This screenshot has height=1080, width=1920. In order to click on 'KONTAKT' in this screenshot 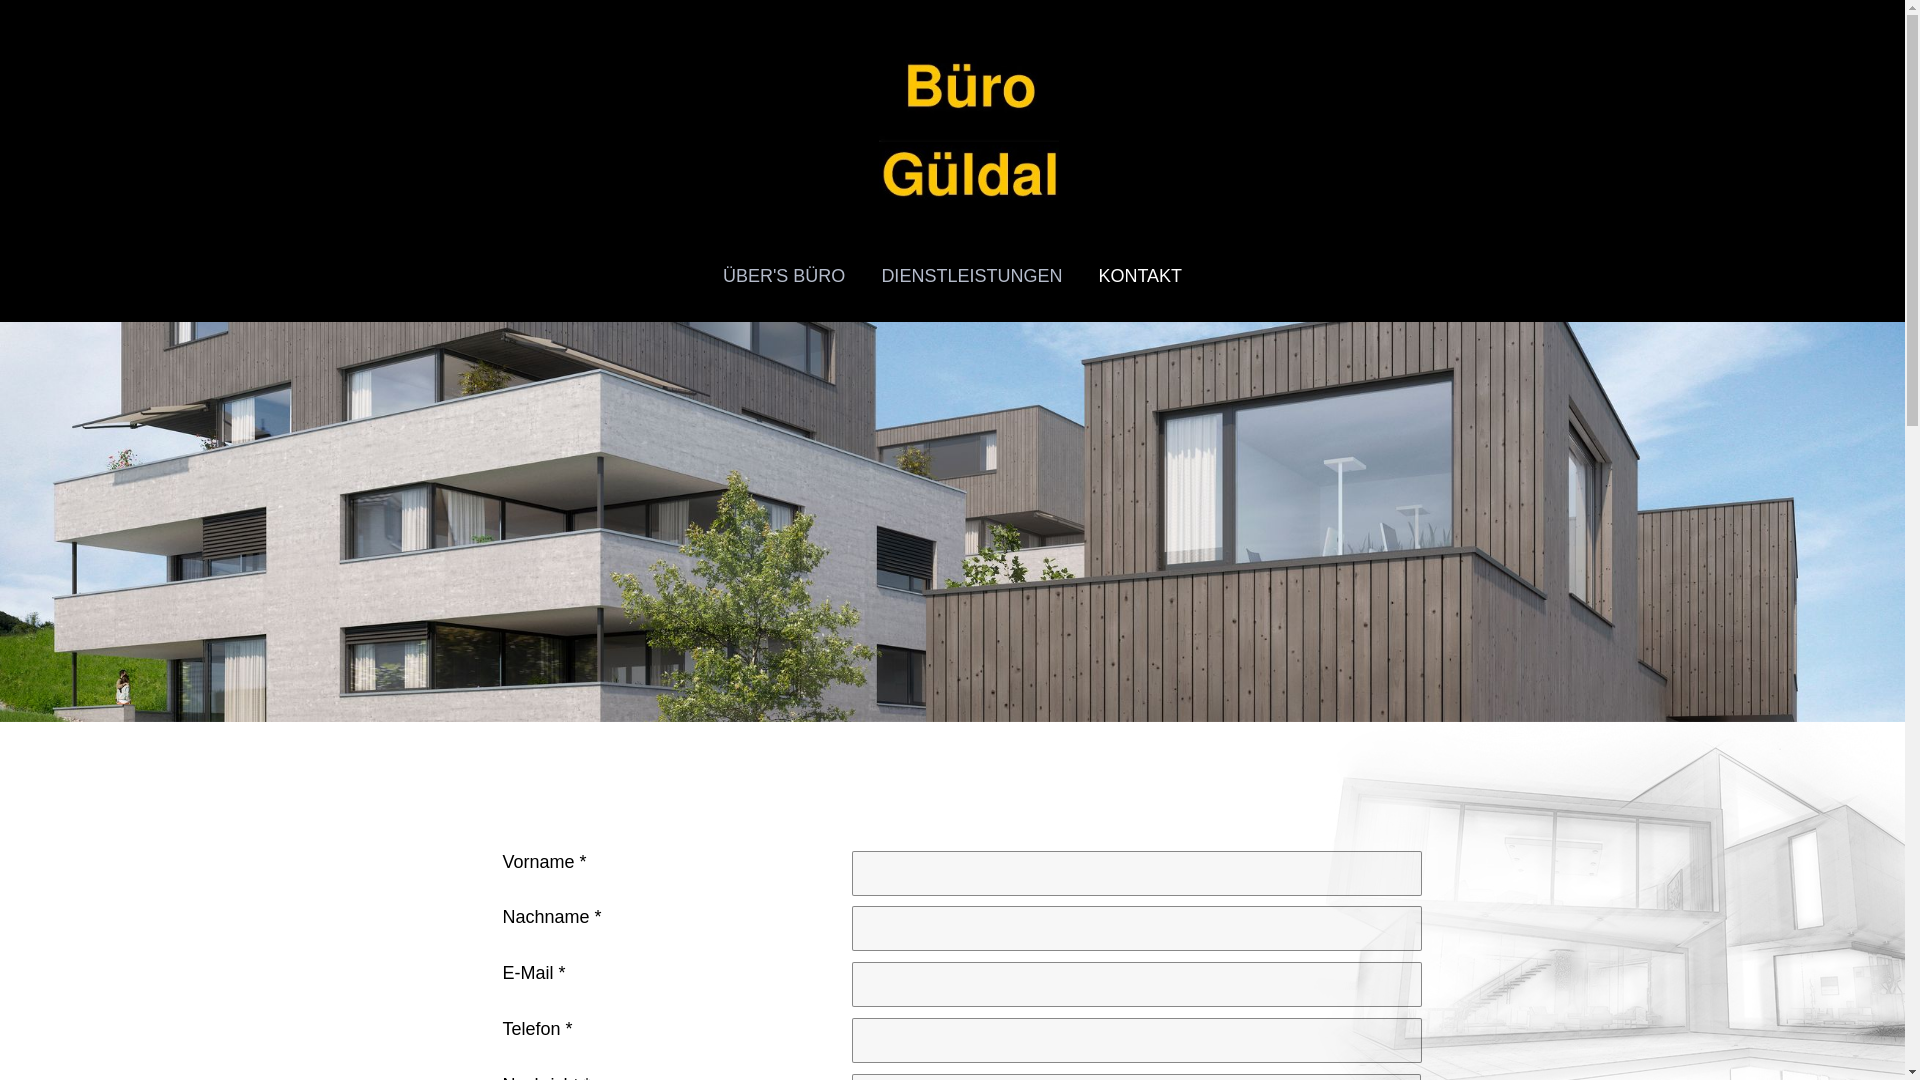, I will do `click(1079, 276)`.